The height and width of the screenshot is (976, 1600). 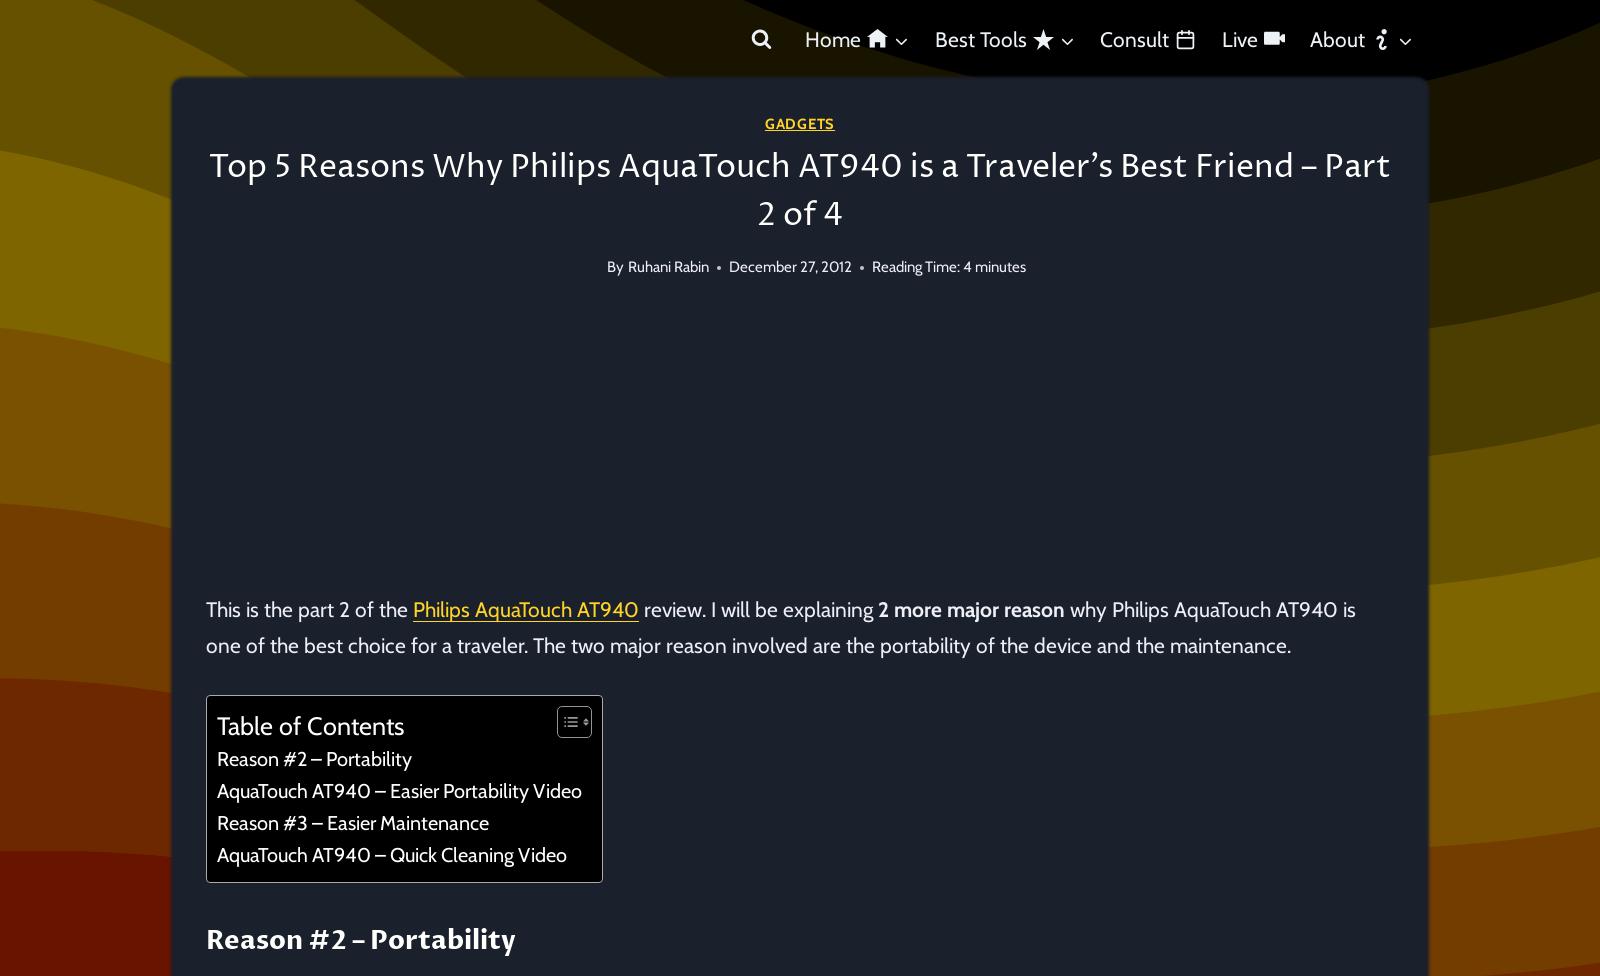 I want to click on 'review. I will be explaining', so click(x=758, y=609).